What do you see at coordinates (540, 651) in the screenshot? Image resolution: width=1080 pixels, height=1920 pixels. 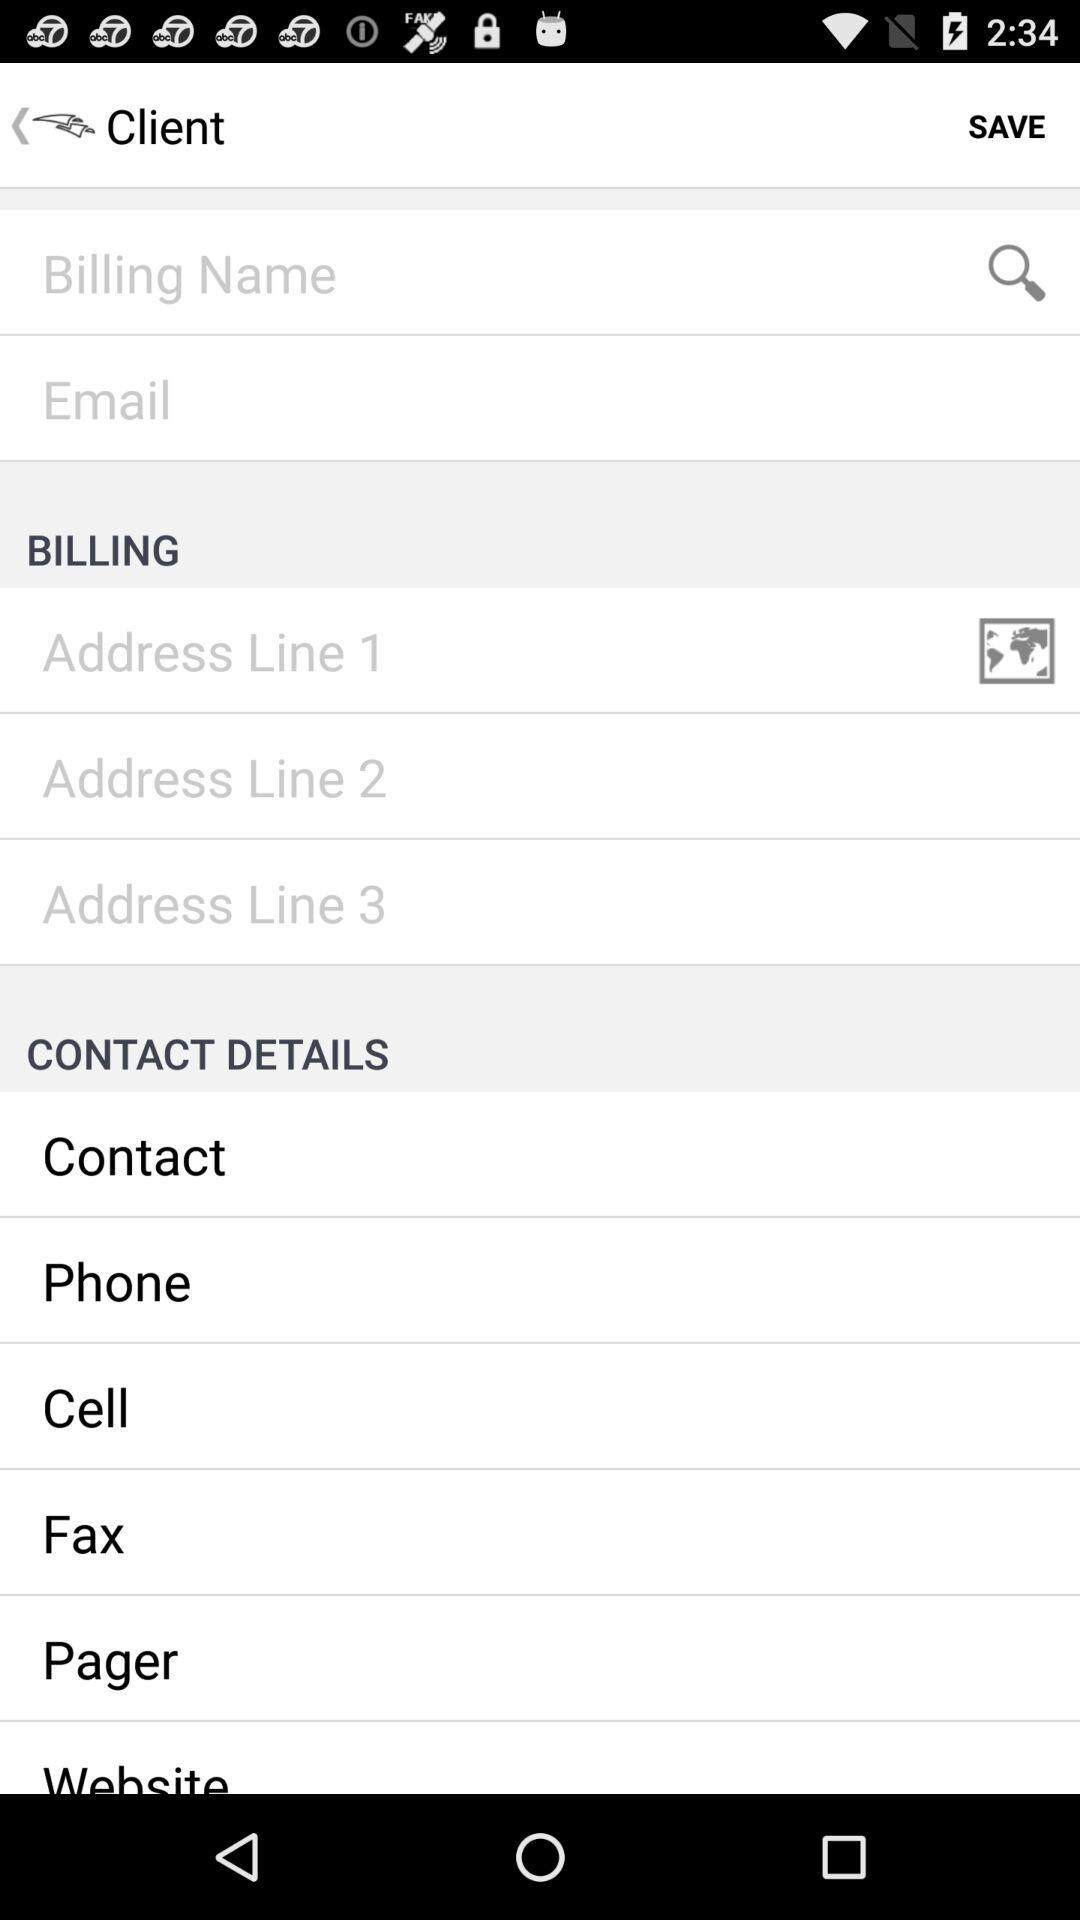 I see `textbox for first address line` at bounding box center [540, 651].